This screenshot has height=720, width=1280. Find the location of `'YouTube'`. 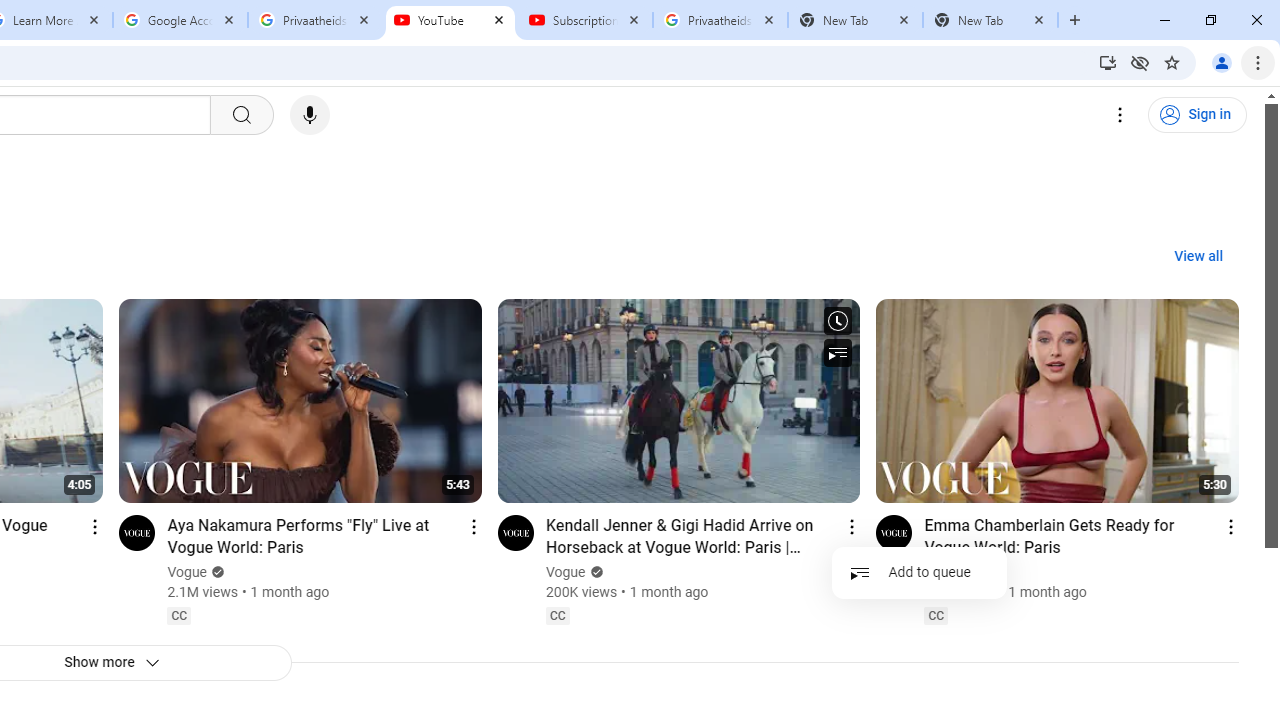

'YouTube' is located at coordinates (449, 20).